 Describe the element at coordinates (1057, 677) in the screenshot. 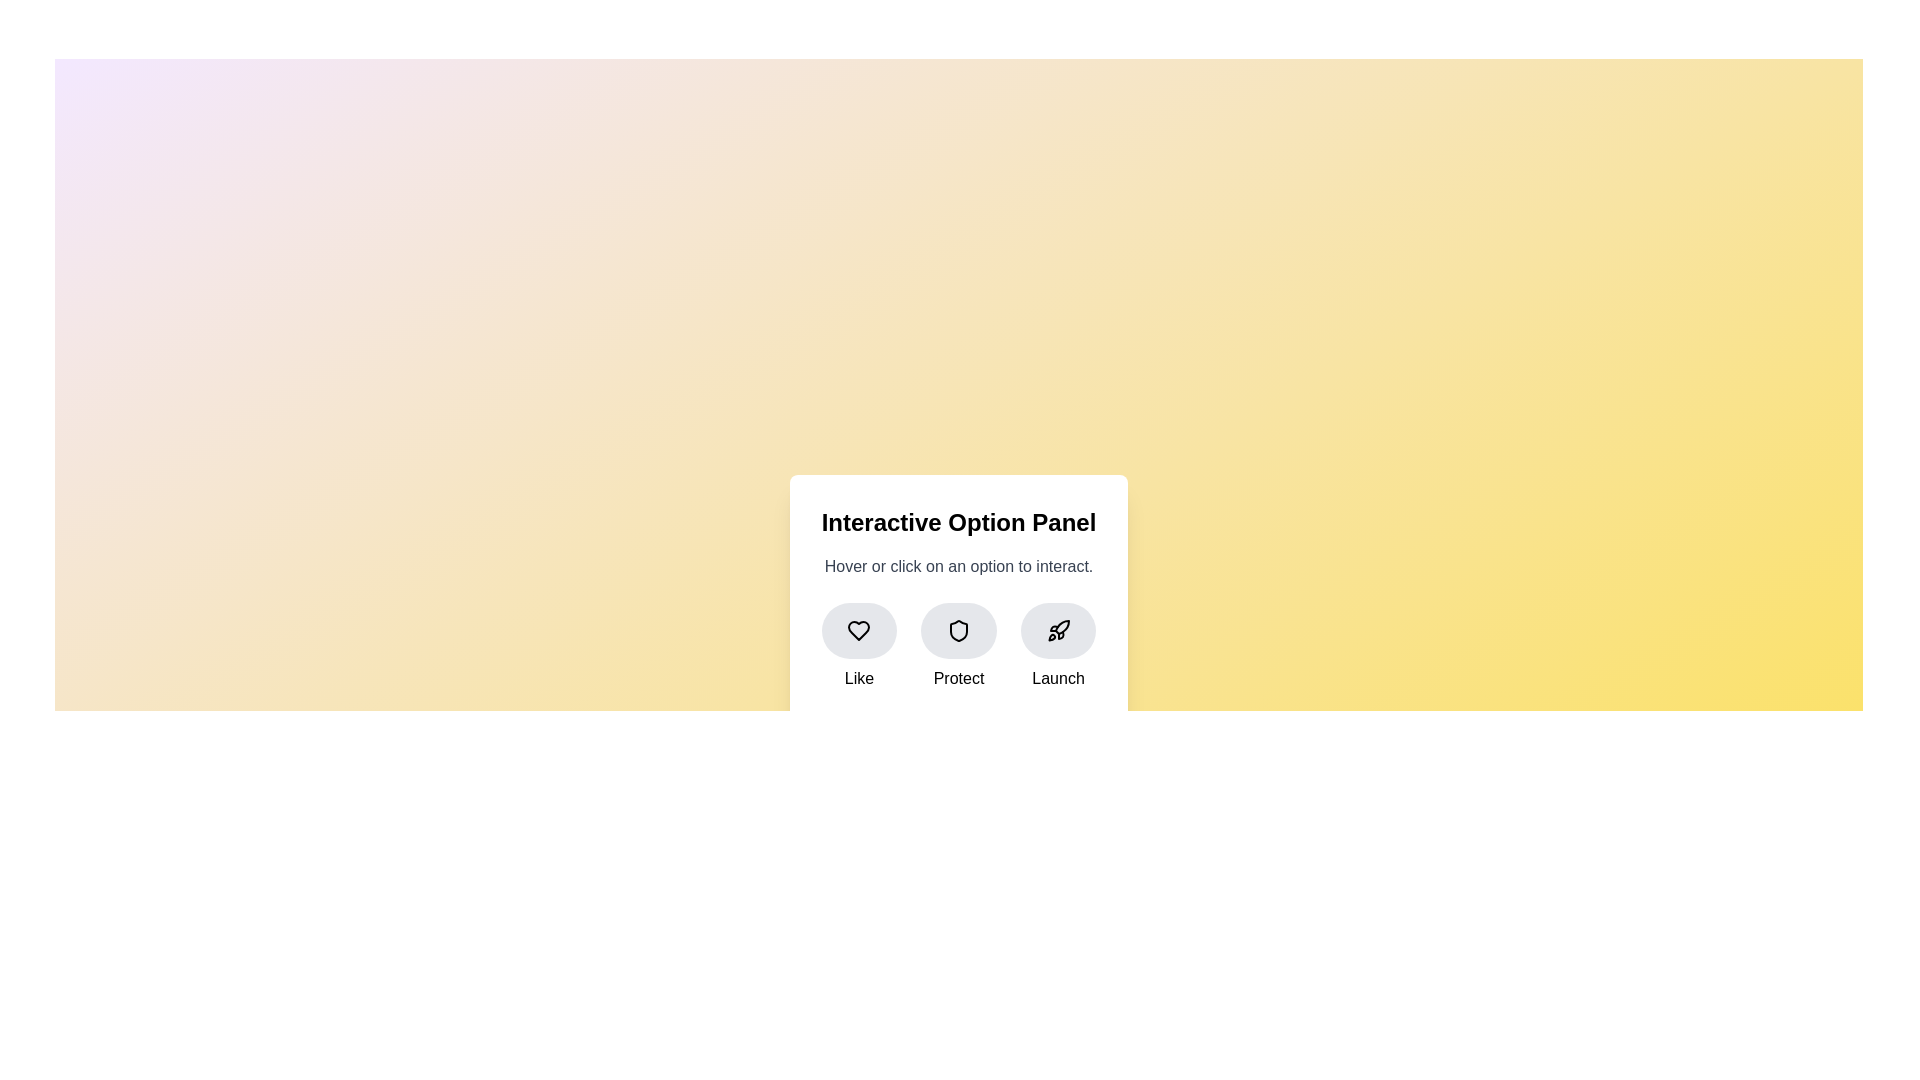

I see `the text label that serves as a description for the associated rocket icon, which is the third element among three horizontally aligned buttons, located to the far right next to the 'Protect' option` at that location.